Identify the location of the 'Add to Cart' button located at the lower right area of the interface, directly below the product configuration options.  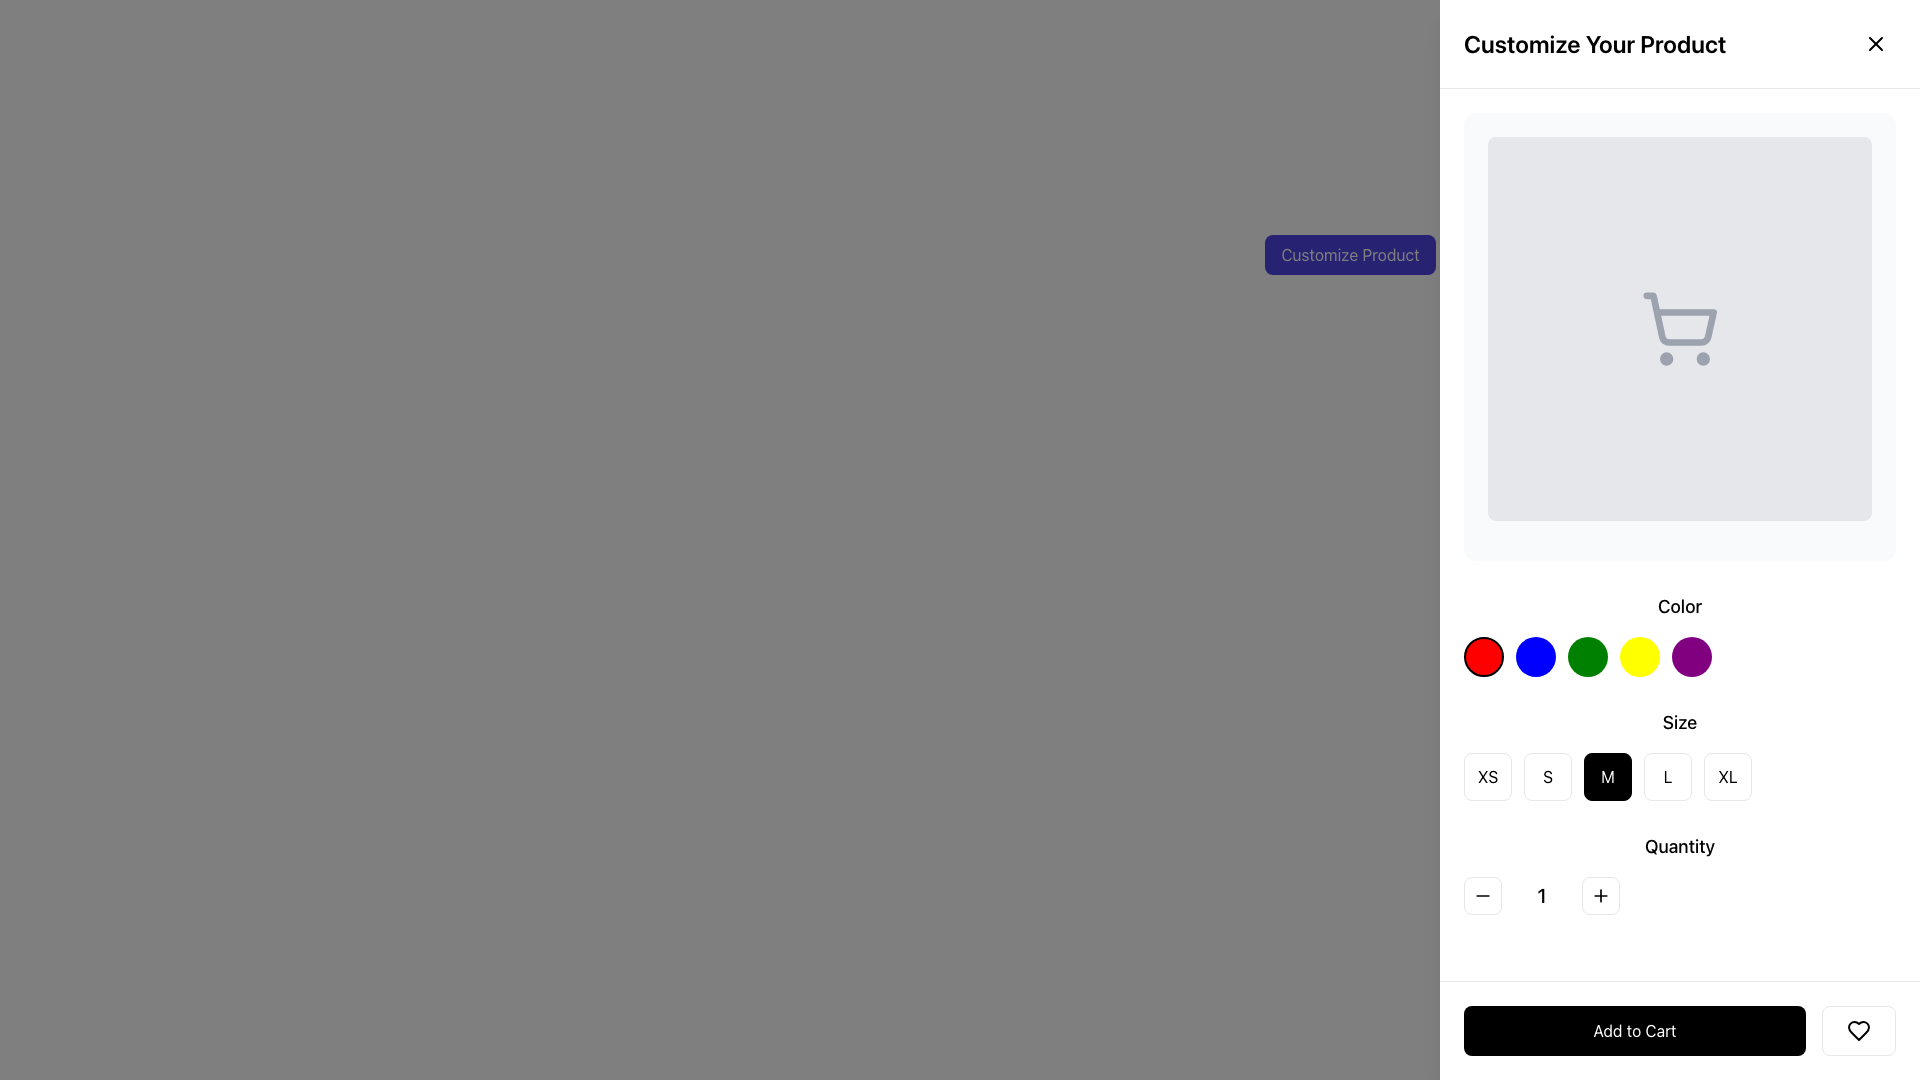
(1680, 1030).